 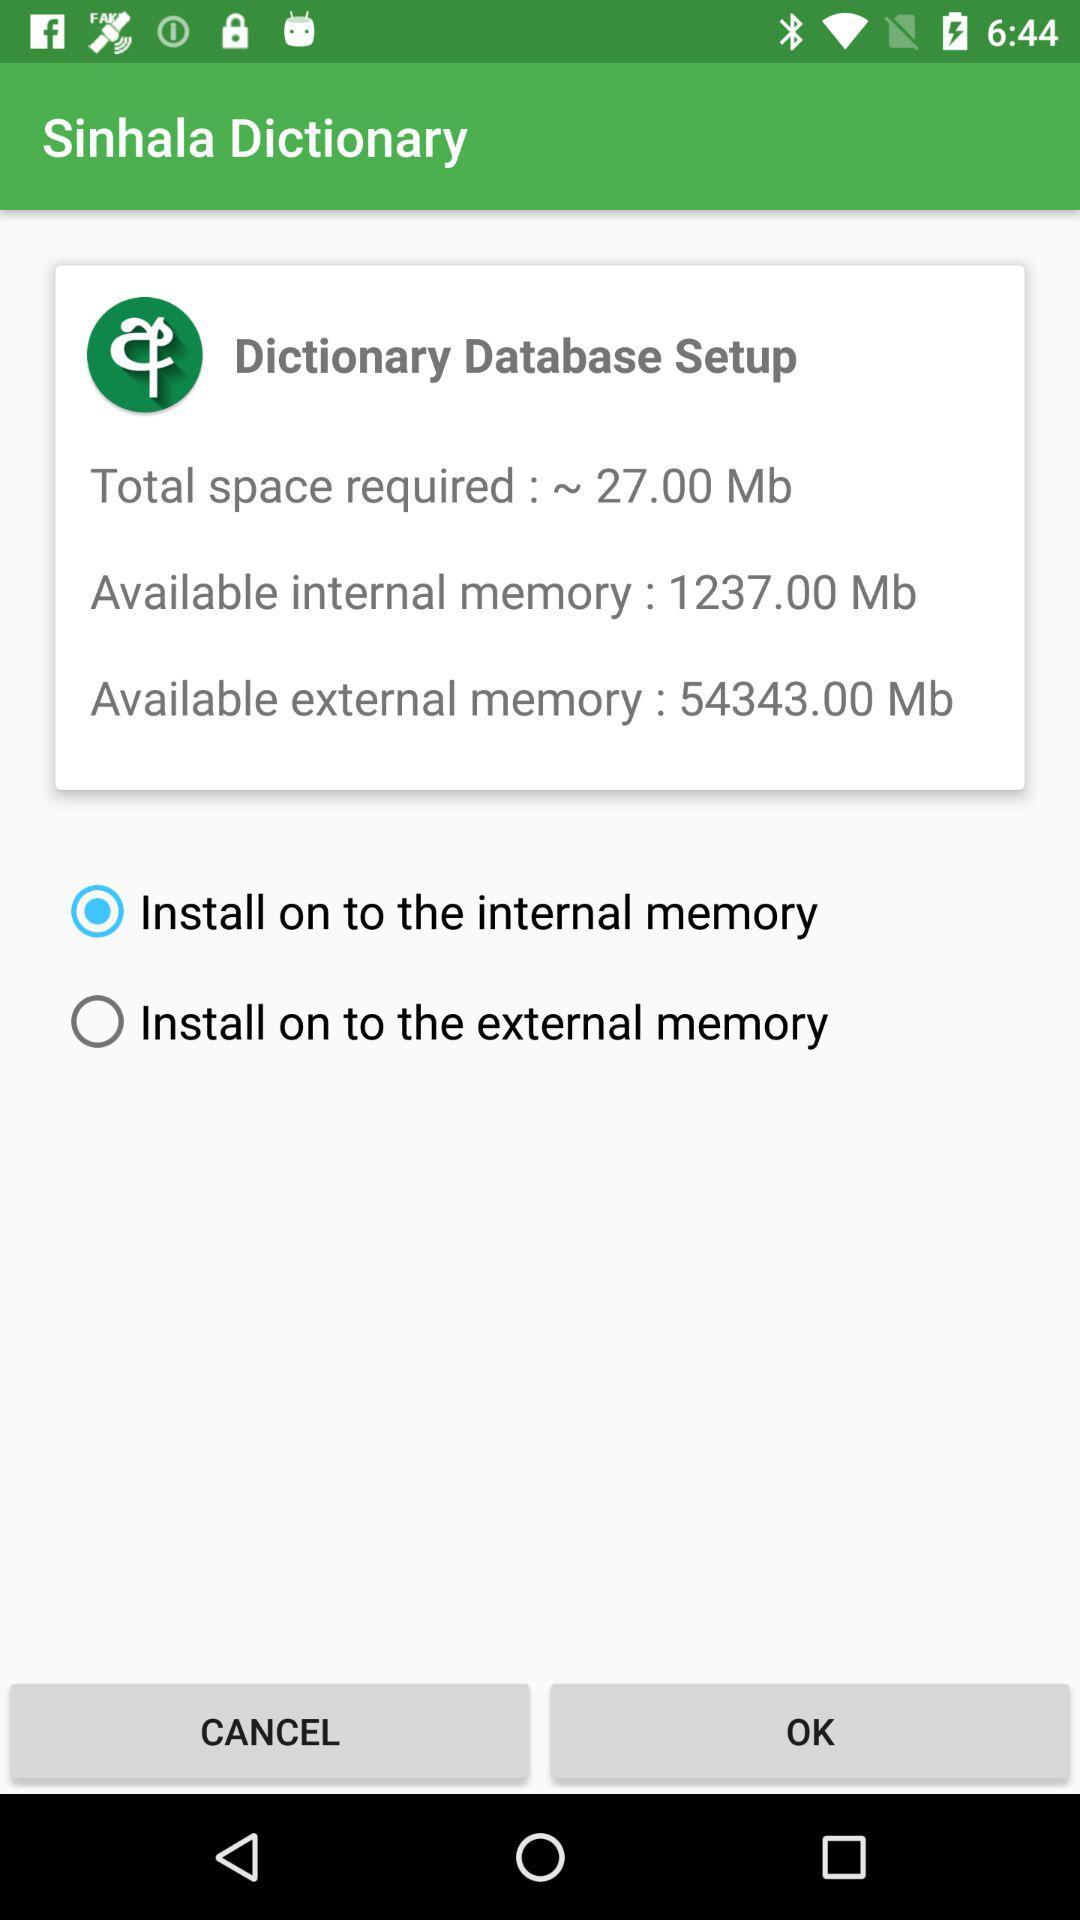 What do you see at coordinates (810, 1730) in the screenshot?
I see `item to the right of cancel icon` at bounding box center [810, 1730].